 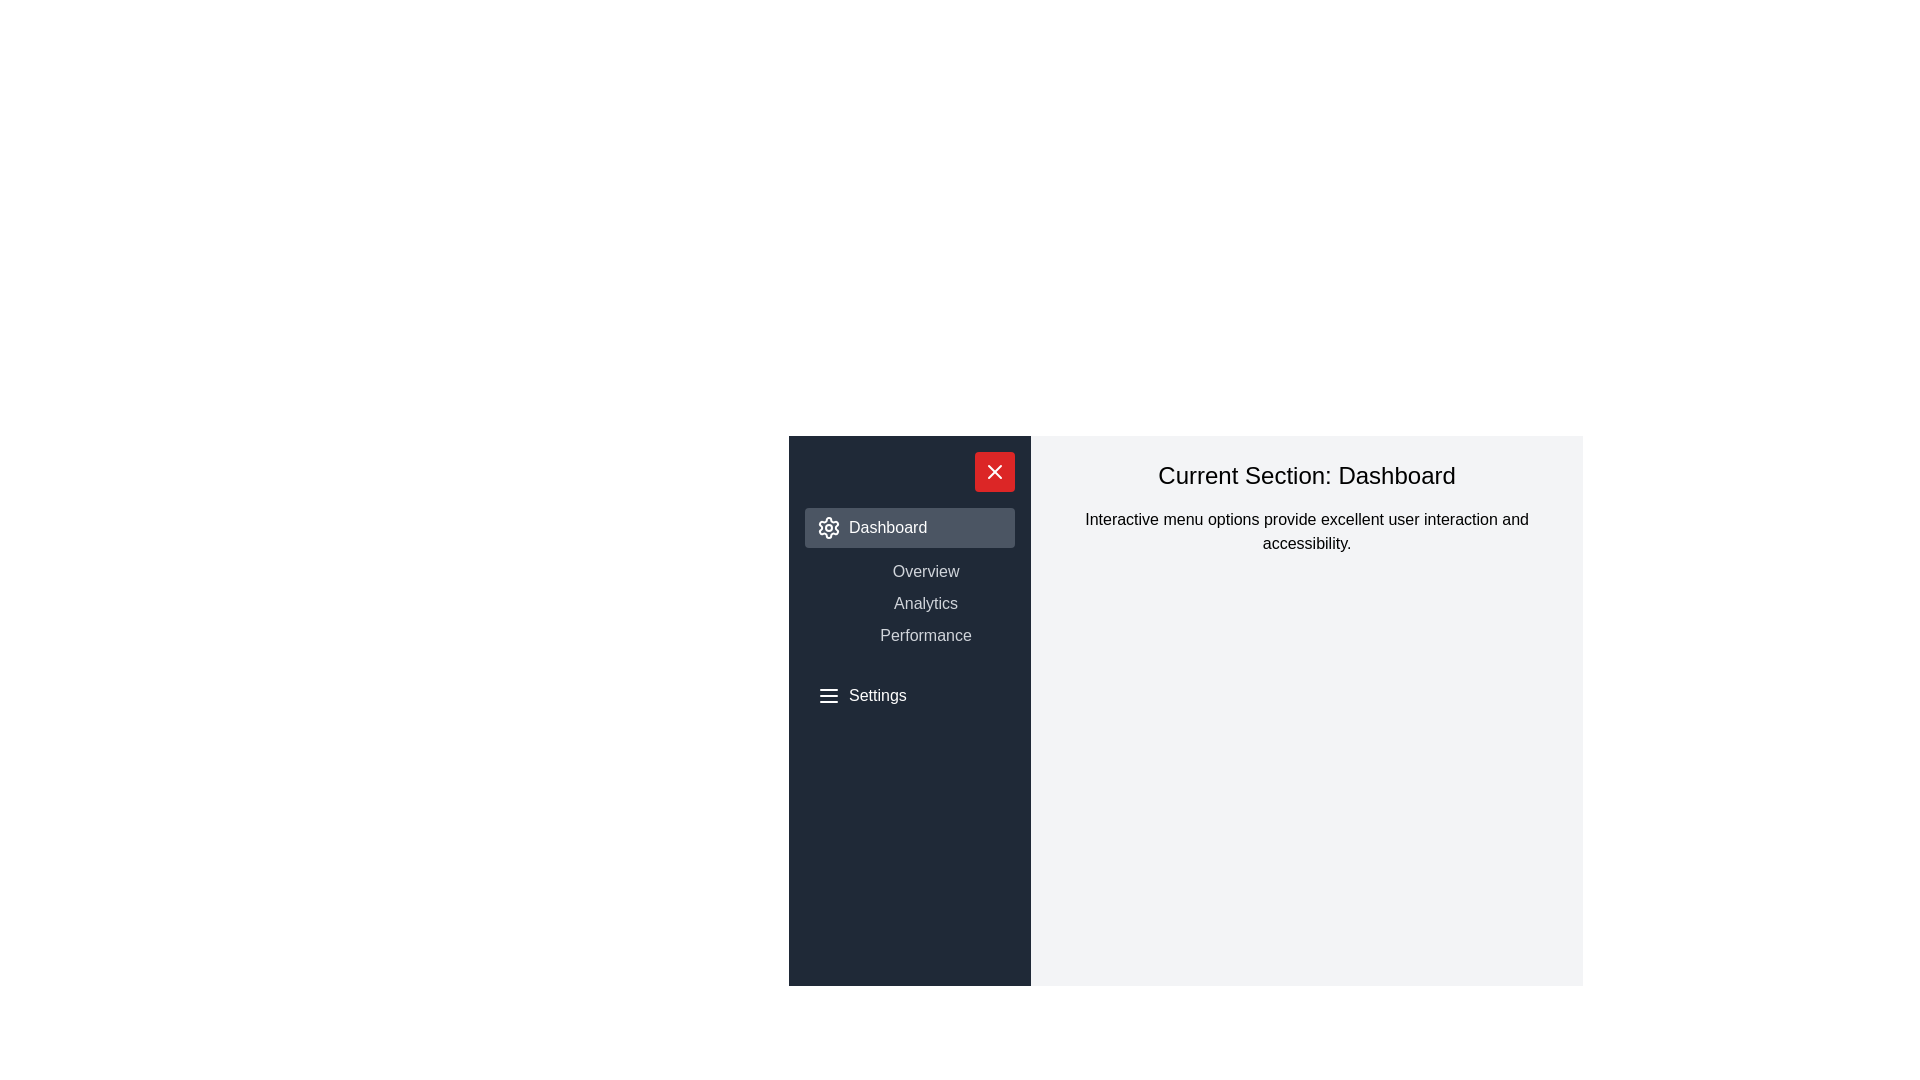 What do you see at coordinates (1307, 475) in the screenshot?
I see `text label indicating the current active section, which is 'Dashboard'` at bounding box center [1307, 475].